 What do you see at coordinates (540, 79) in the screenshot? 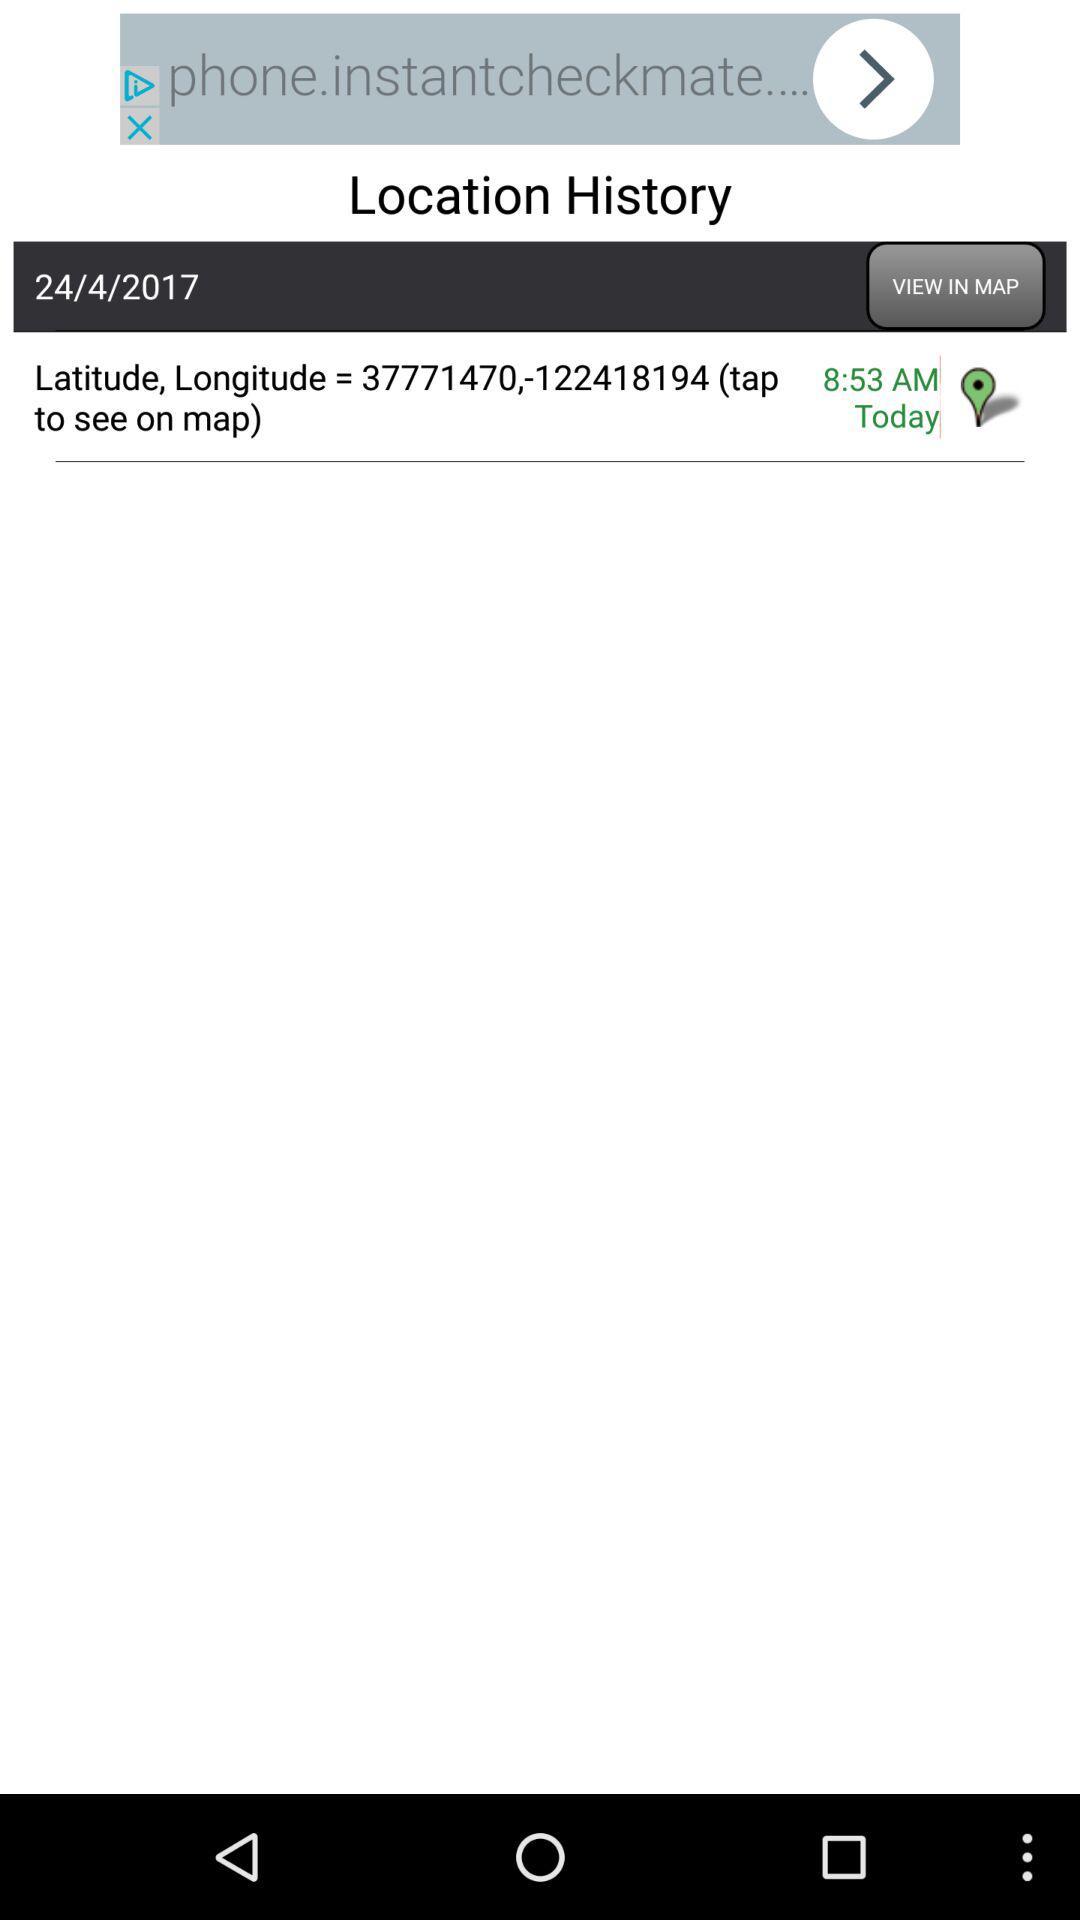
I see `advertisement` at bounding box center [540, 79].